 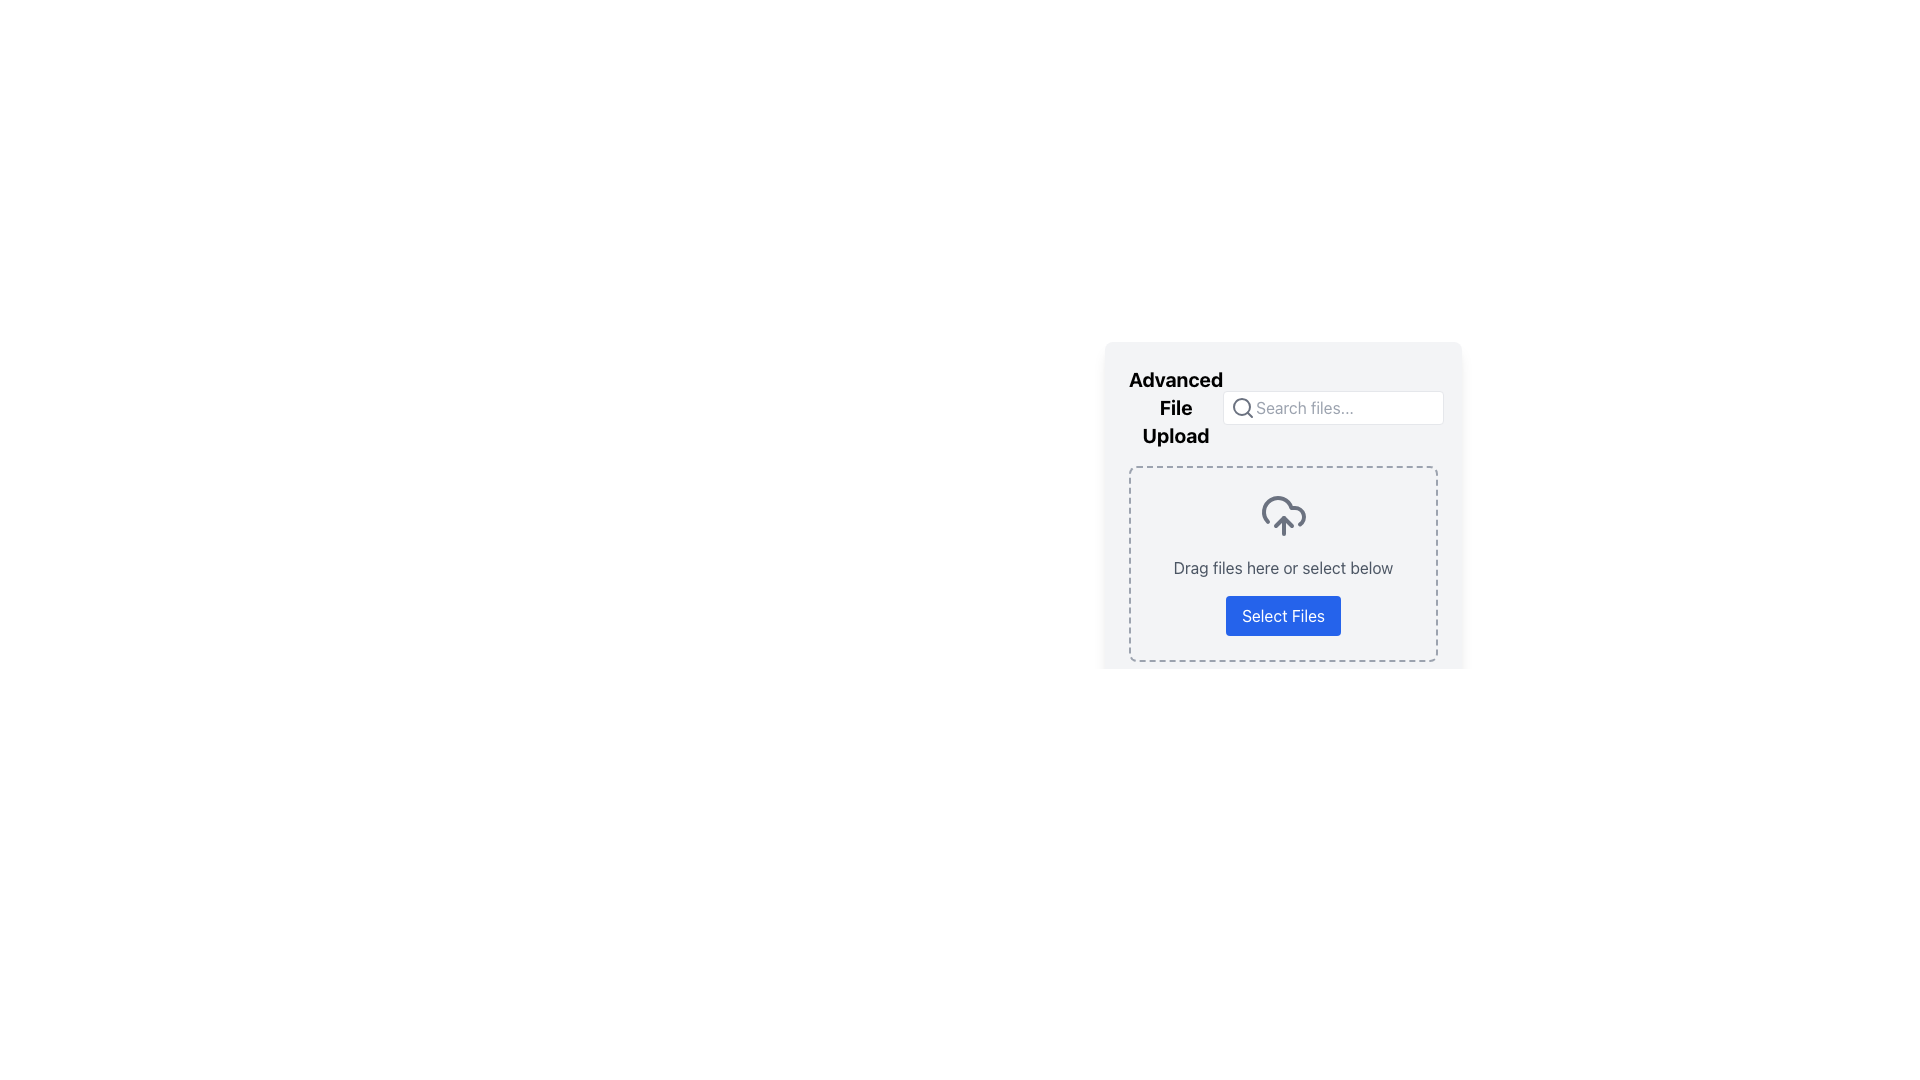 What do you see at coordinates (1283, 520) in the screenshot?
I see `the Icon (Arrow within a cloud symbol) that is located at the bottom part of the cloud icon, which is centrally positioned within a dashed border box labeled 'Drag files here or select below'` at bounding box center [1283, 520].